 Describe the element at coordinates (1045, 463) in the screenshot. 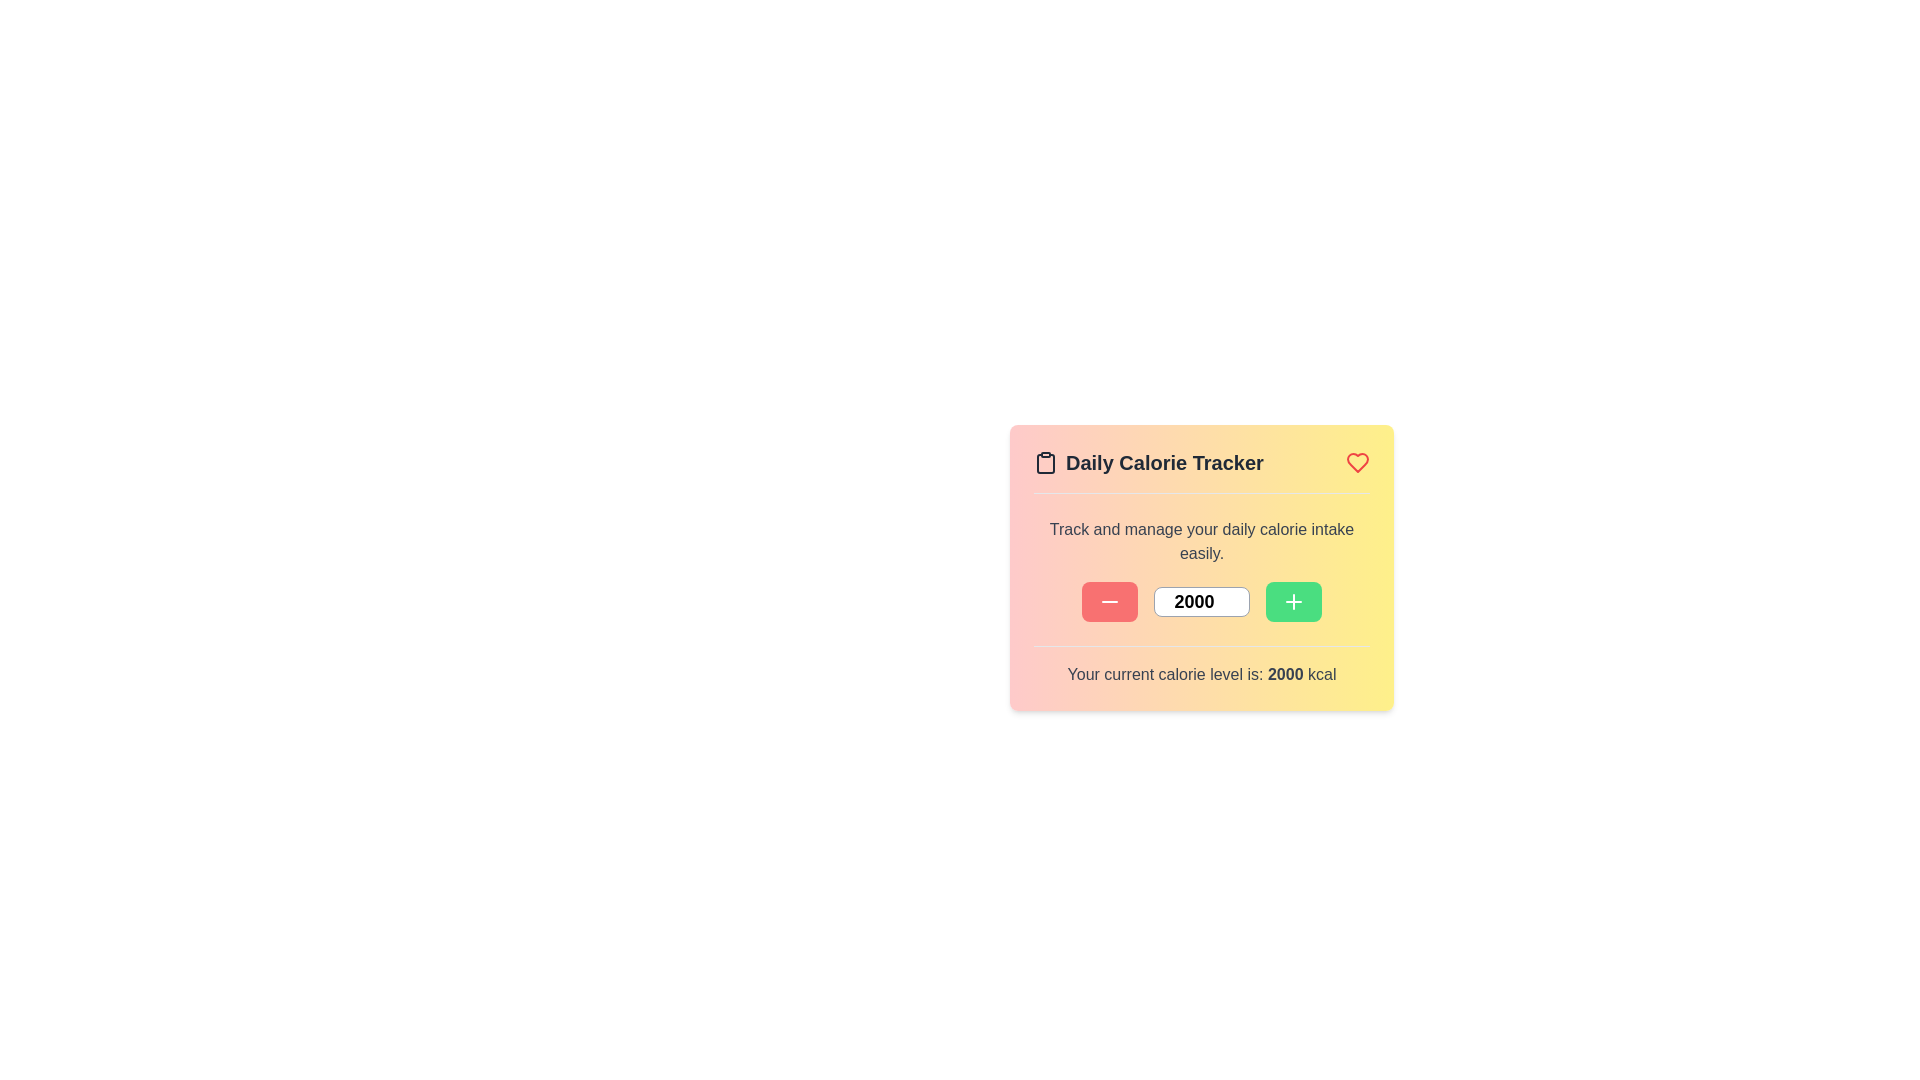

I see `the body of the clipboard icon, which is a rounded rectangular shape located in the top-left corner of the 'Daily Calorie Tracker' interactive card` at that location.